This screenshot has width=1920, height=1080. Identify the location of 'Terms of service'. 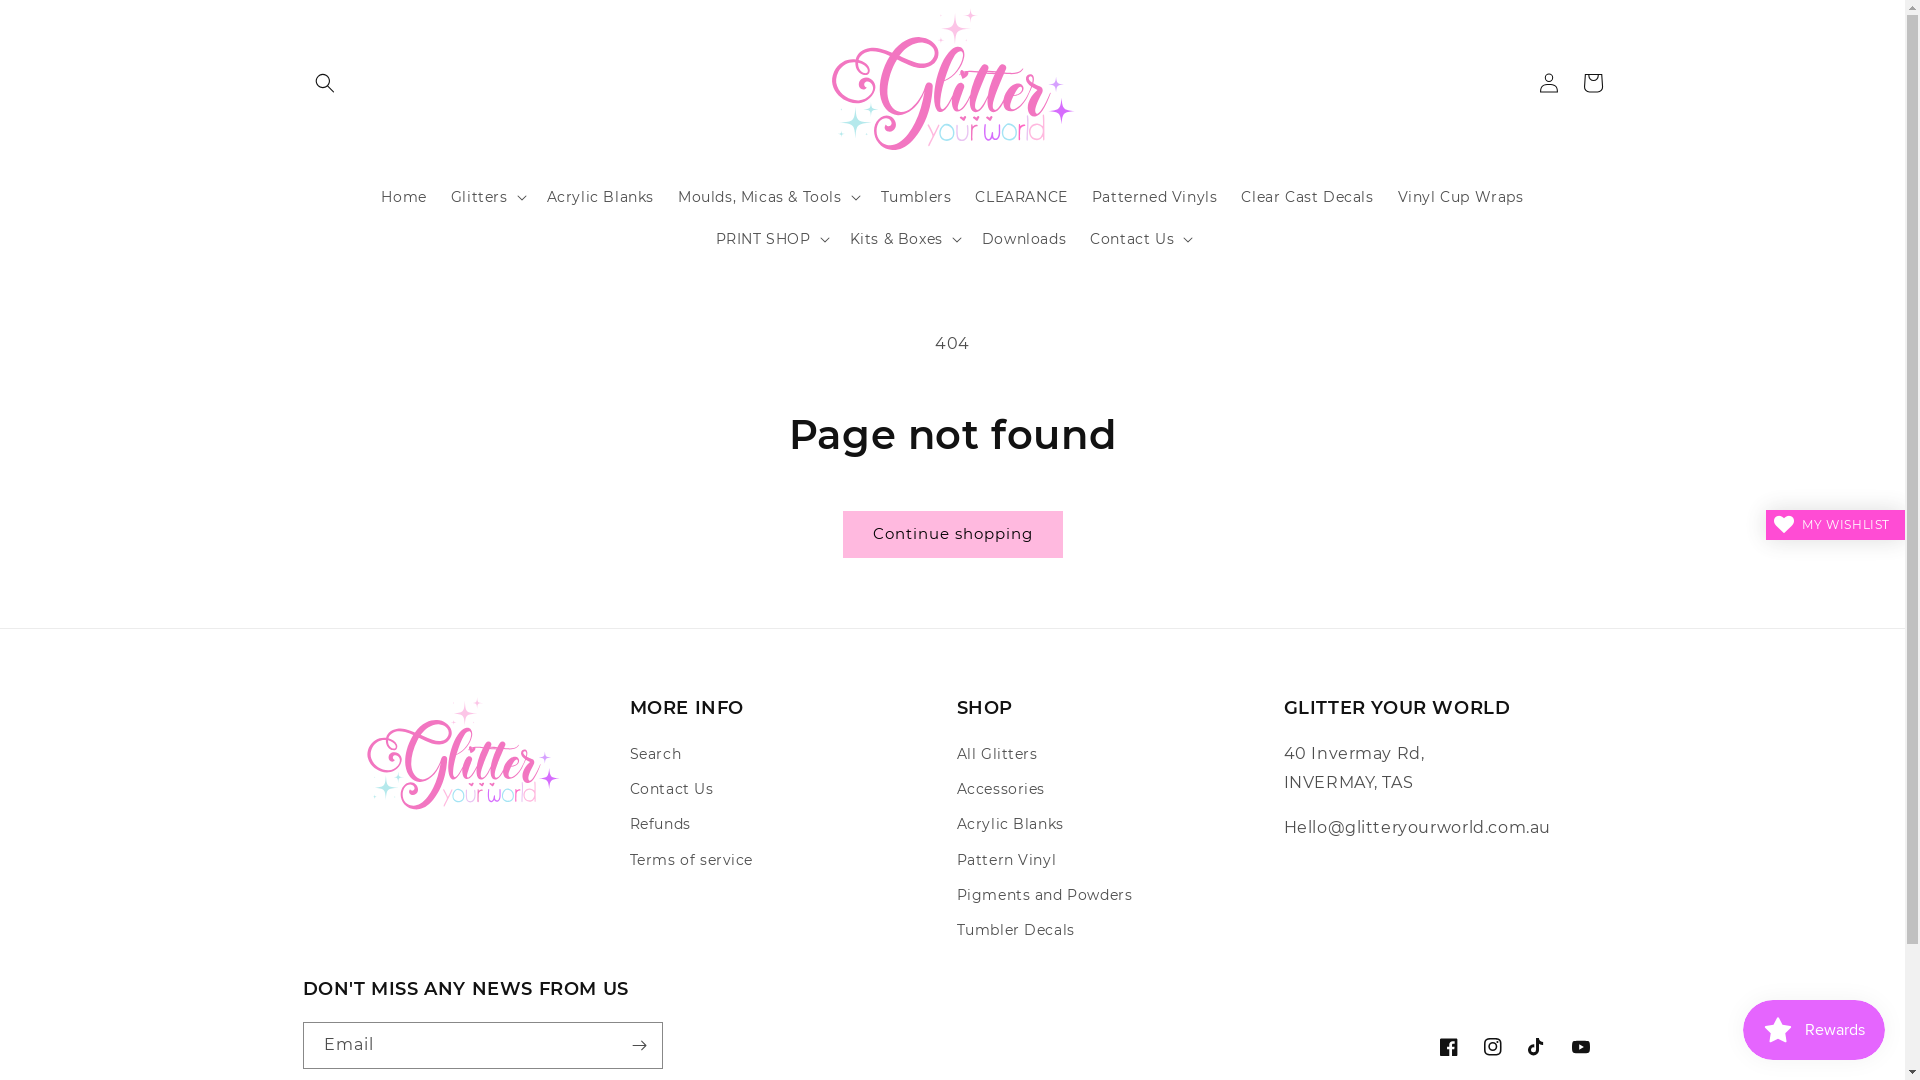
(691, 859).